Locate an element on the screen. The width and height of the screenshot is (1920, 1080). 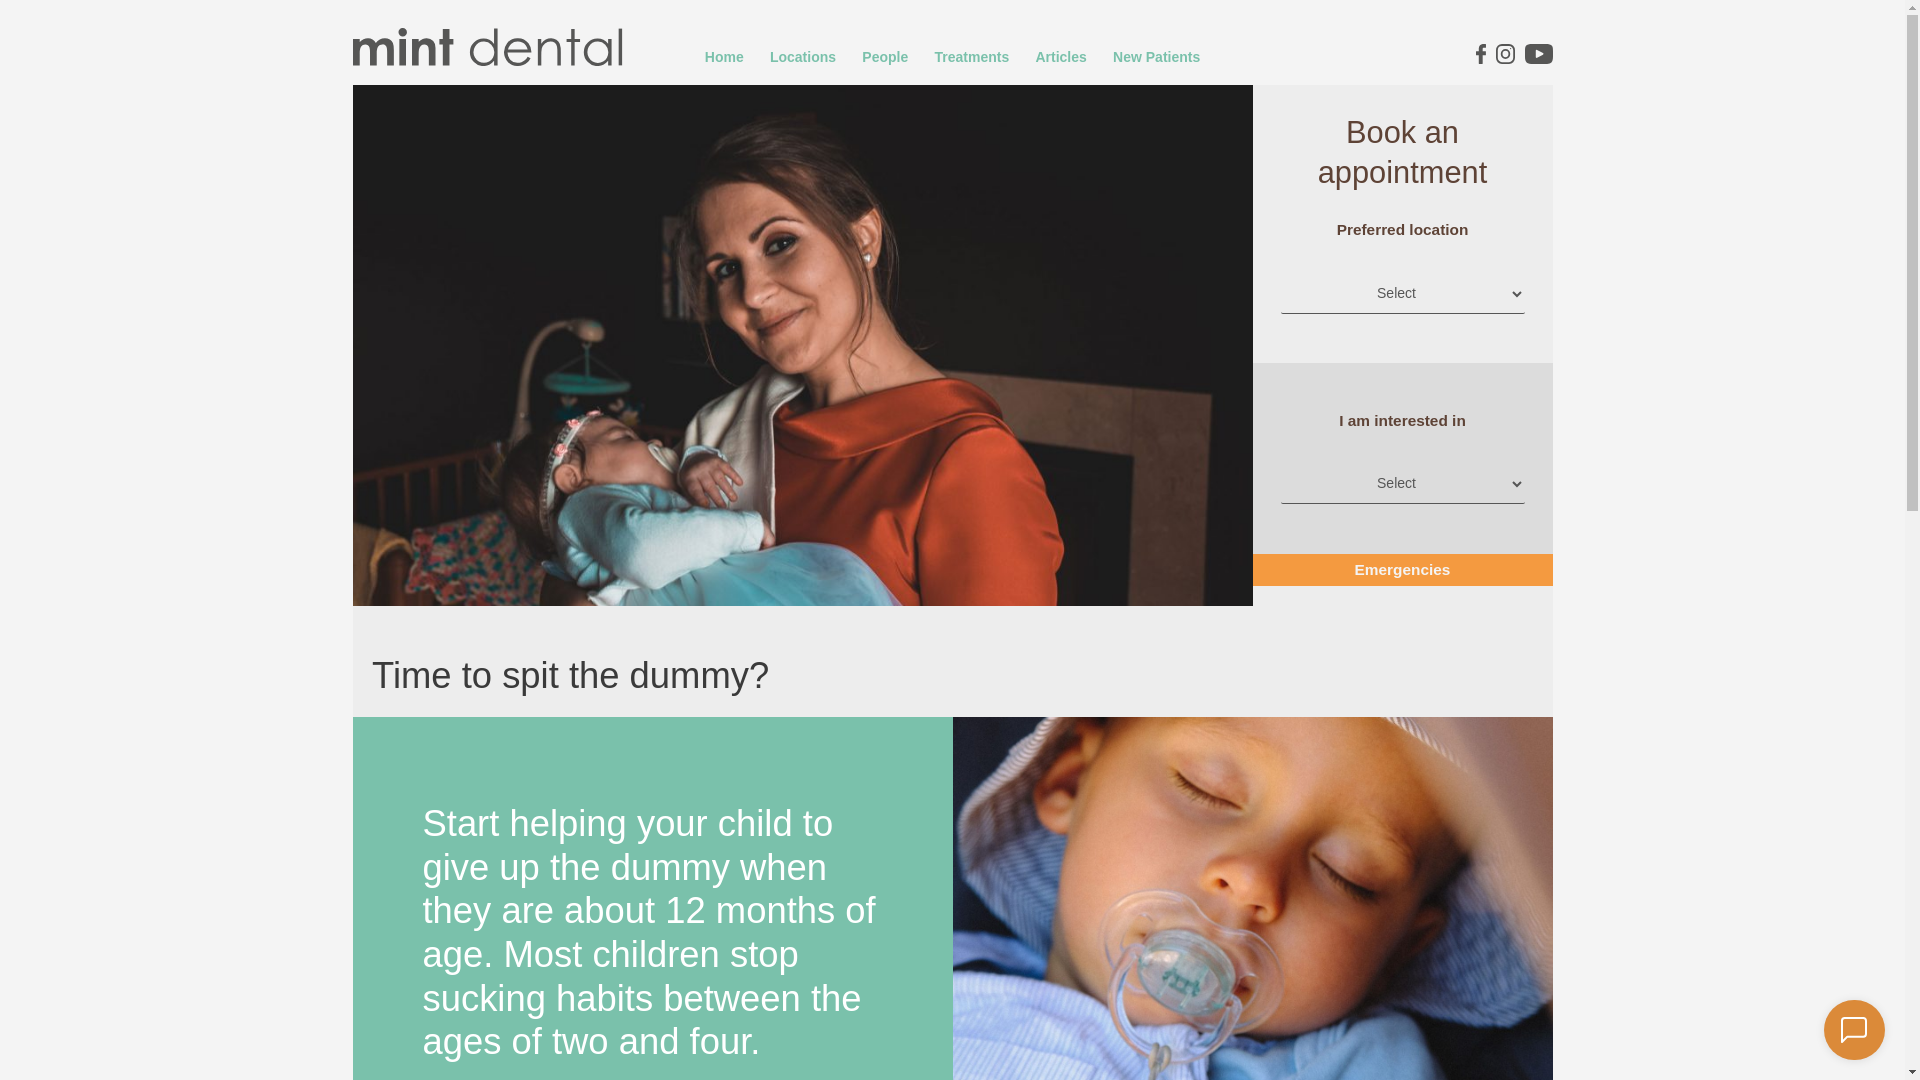
'Home' is located at coordinates (723, 56).